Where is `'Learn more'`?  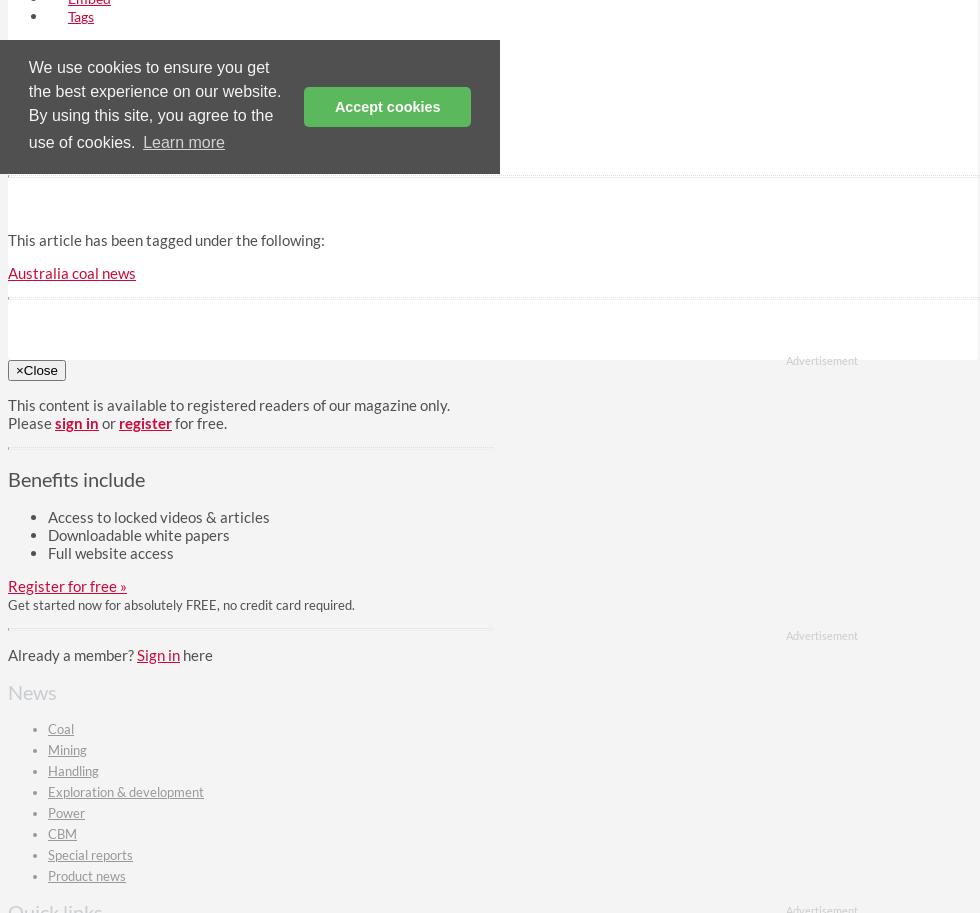 'Learn more' is located at coordinates (183, 140).